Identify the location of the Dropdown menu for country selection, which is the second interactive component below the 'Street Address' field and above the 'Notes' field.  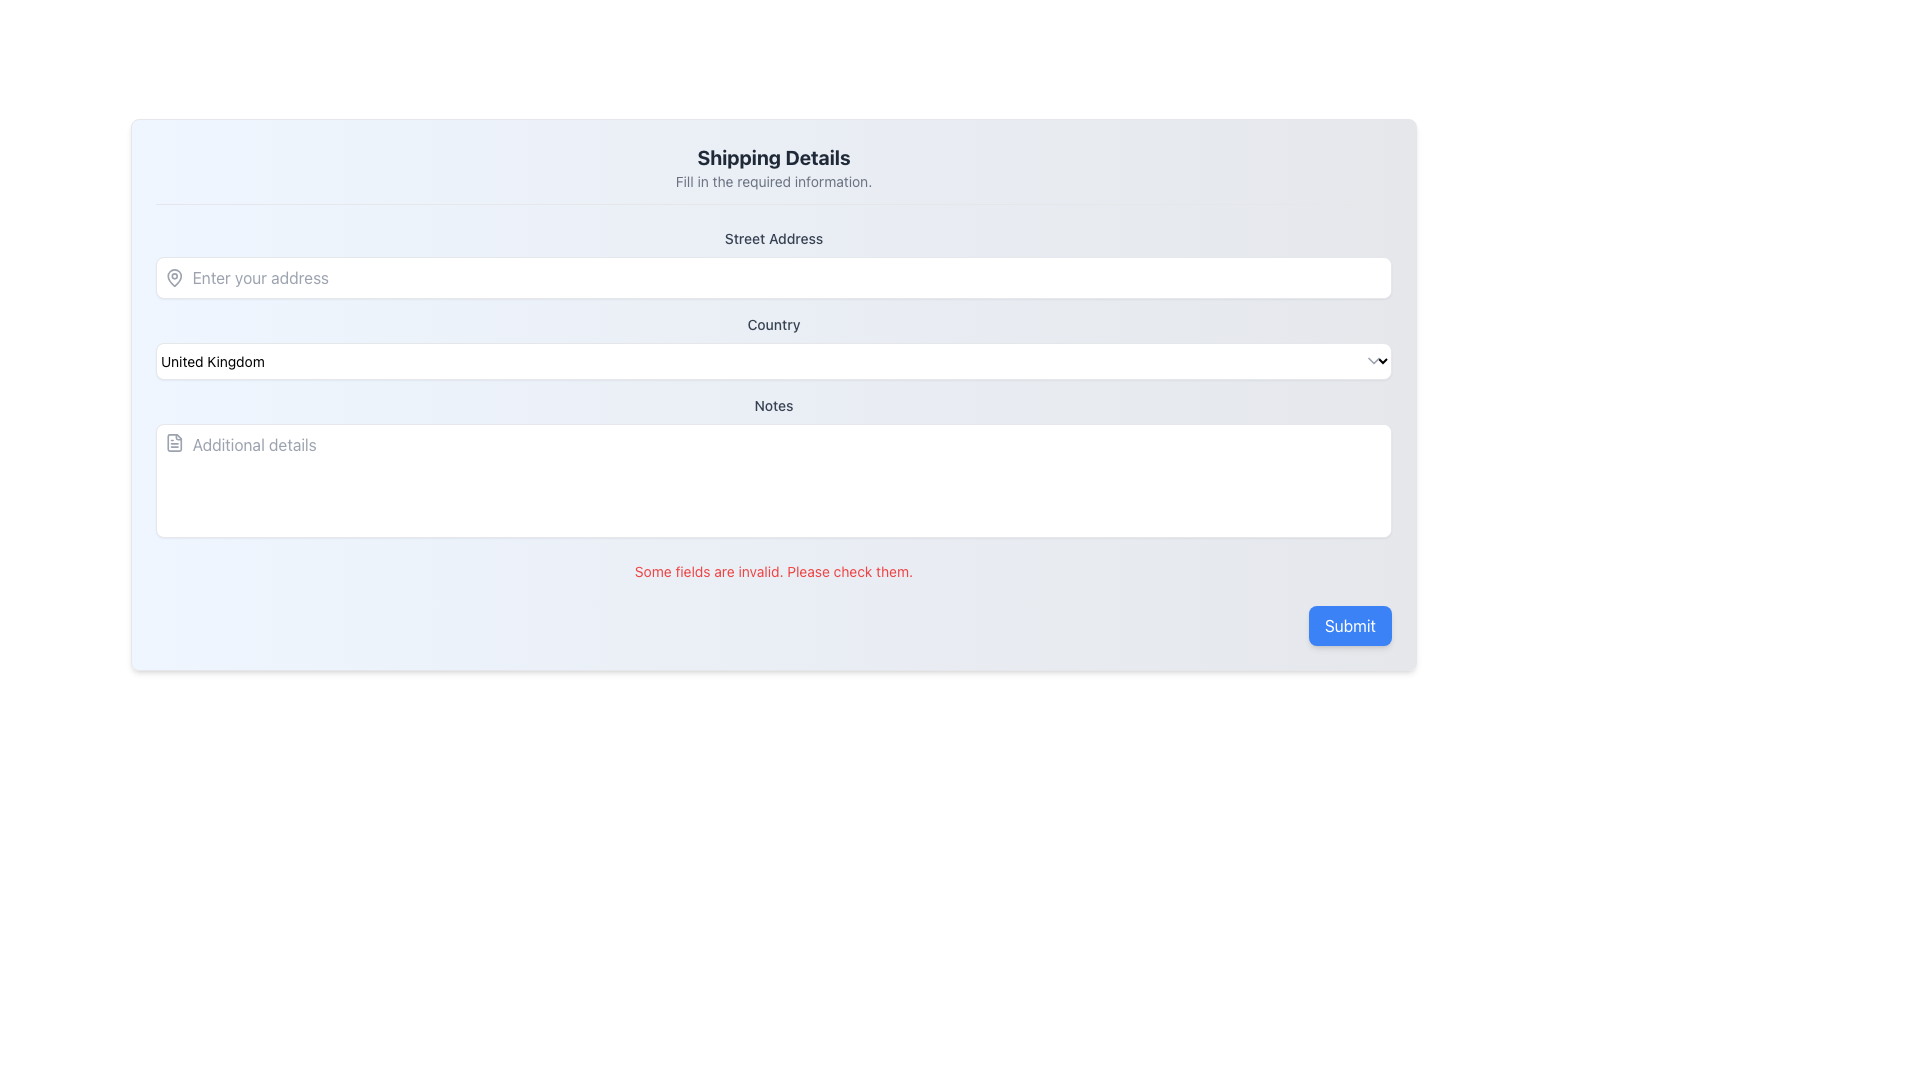
(772, 346).